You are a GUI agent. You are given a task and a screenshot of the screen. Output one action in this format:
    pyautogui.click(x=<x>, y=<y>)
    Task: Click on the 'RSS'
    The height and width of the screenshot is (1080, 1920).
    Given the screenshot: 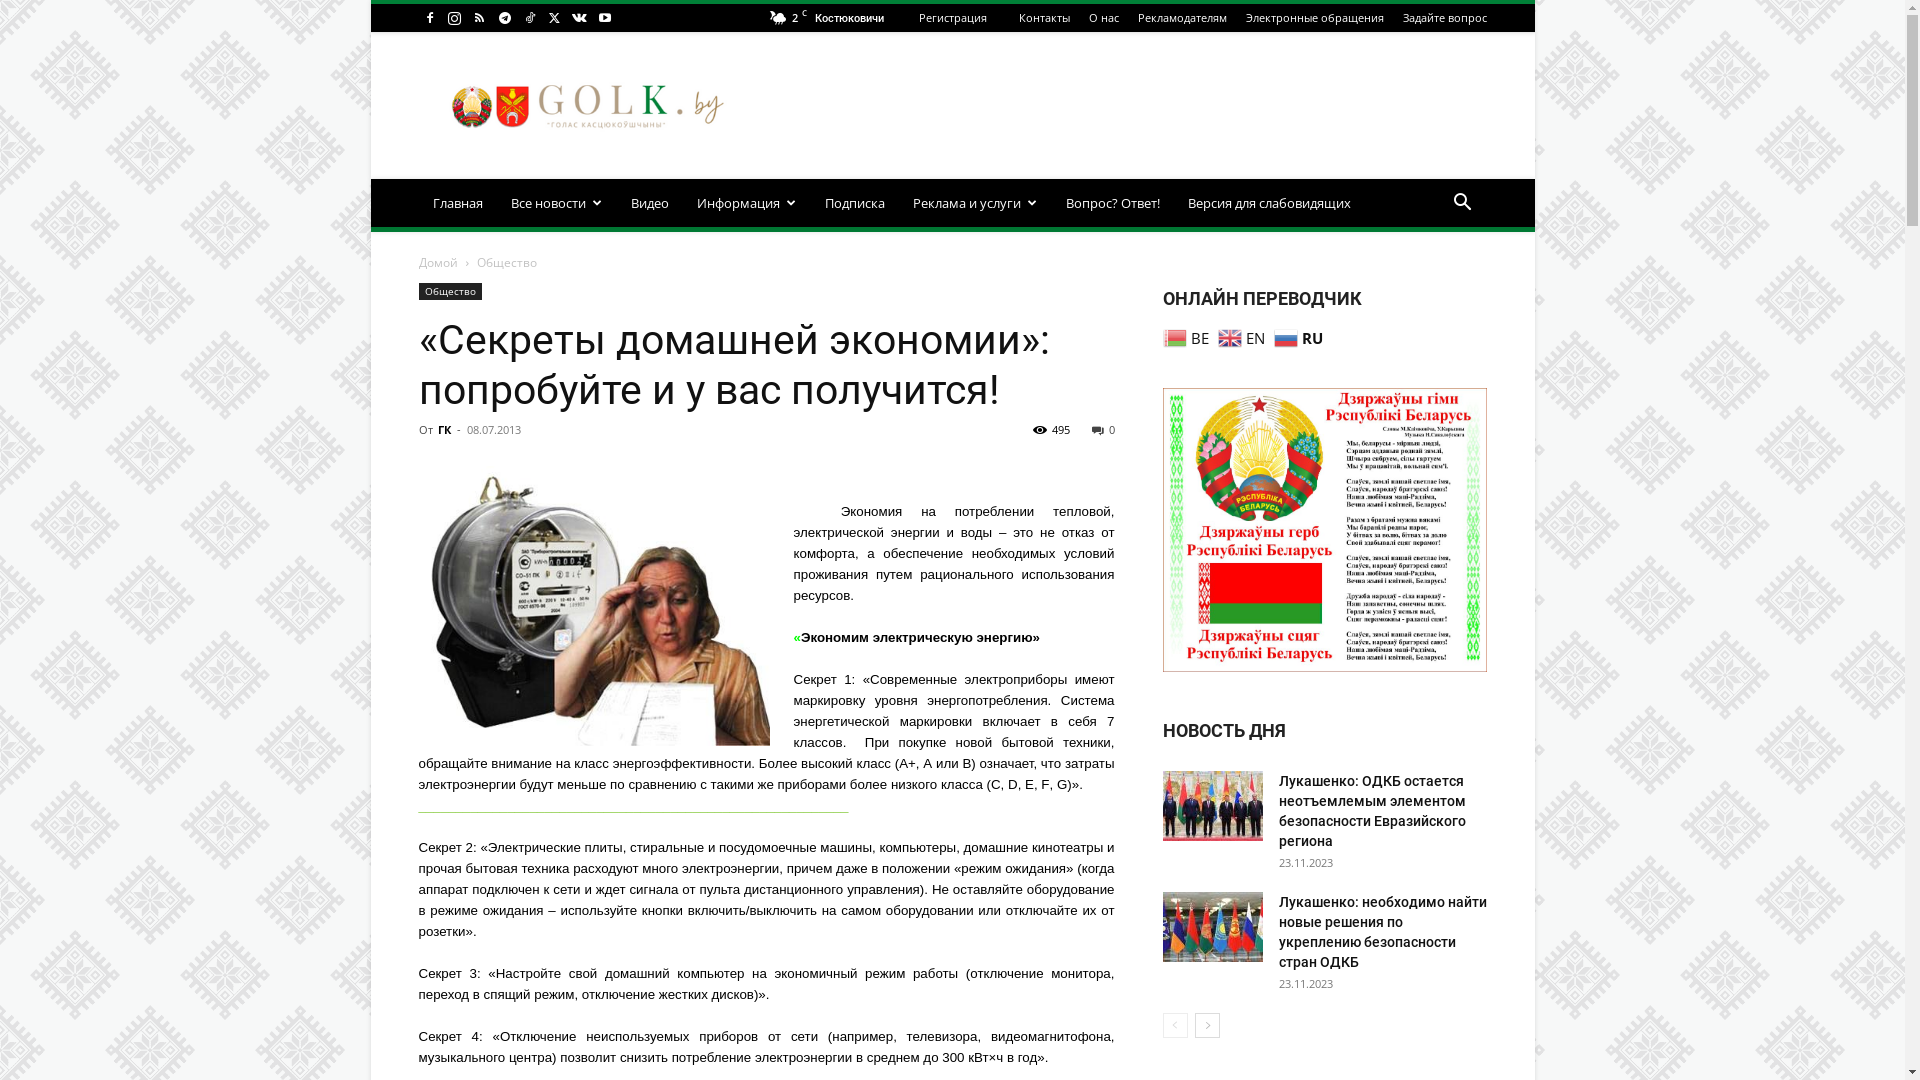 What is the action you would take?
    pyautogui.click(x=478, y=17)
    